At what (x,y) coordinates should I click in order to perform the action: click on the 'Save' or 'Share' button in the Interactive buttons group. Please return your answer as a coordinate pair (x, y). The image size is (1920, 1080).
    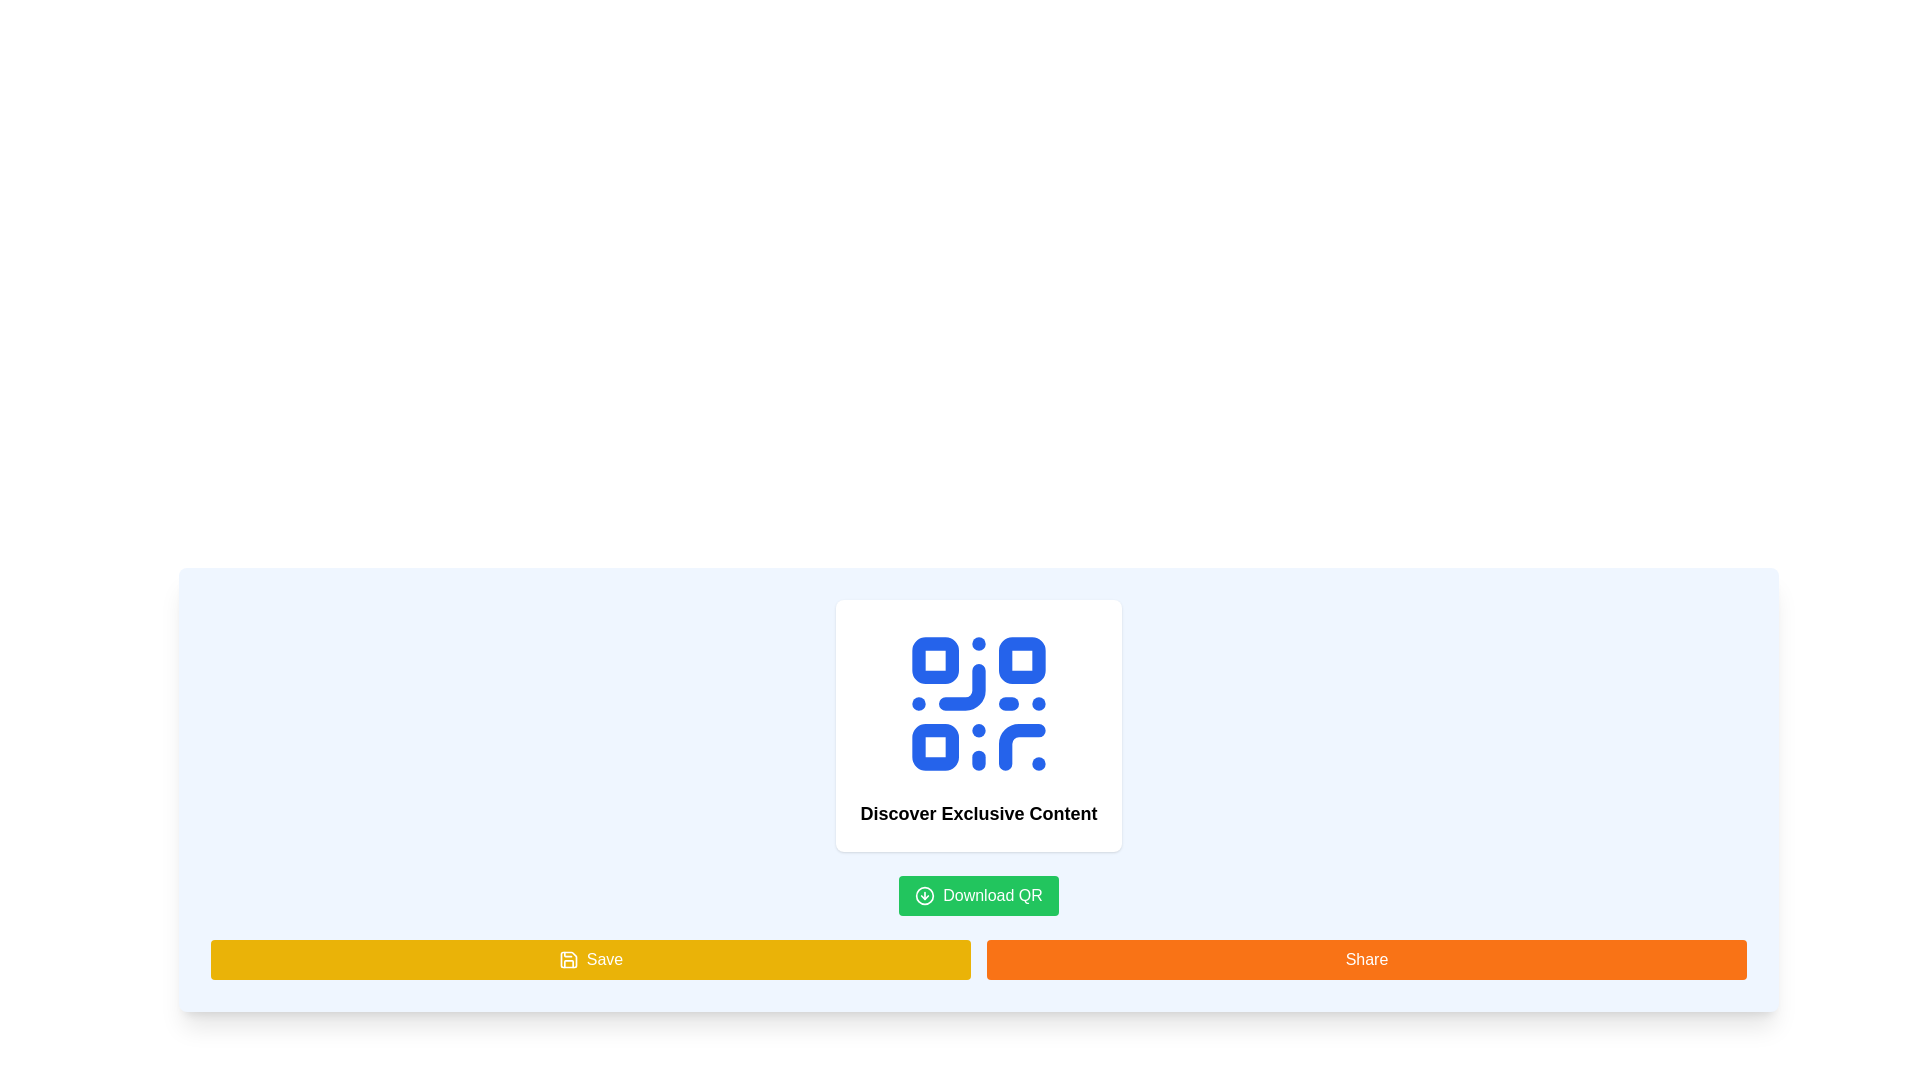
    Looking at the image, I should click on (979, 959).